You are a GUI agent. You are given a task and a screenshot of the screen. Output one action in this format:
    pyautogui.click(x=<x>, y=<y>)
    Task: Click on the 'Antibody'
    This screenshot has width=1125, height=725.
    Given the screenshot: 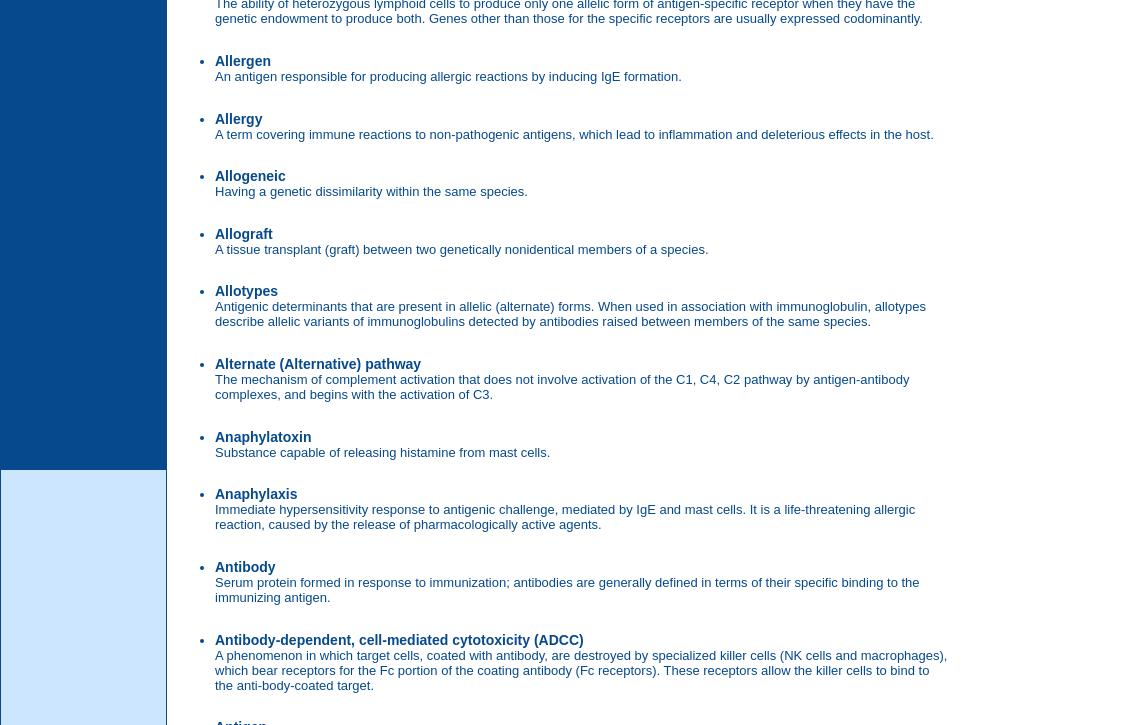 What is the action you would take?
    pyautogui.click(x=244, y=566)
    